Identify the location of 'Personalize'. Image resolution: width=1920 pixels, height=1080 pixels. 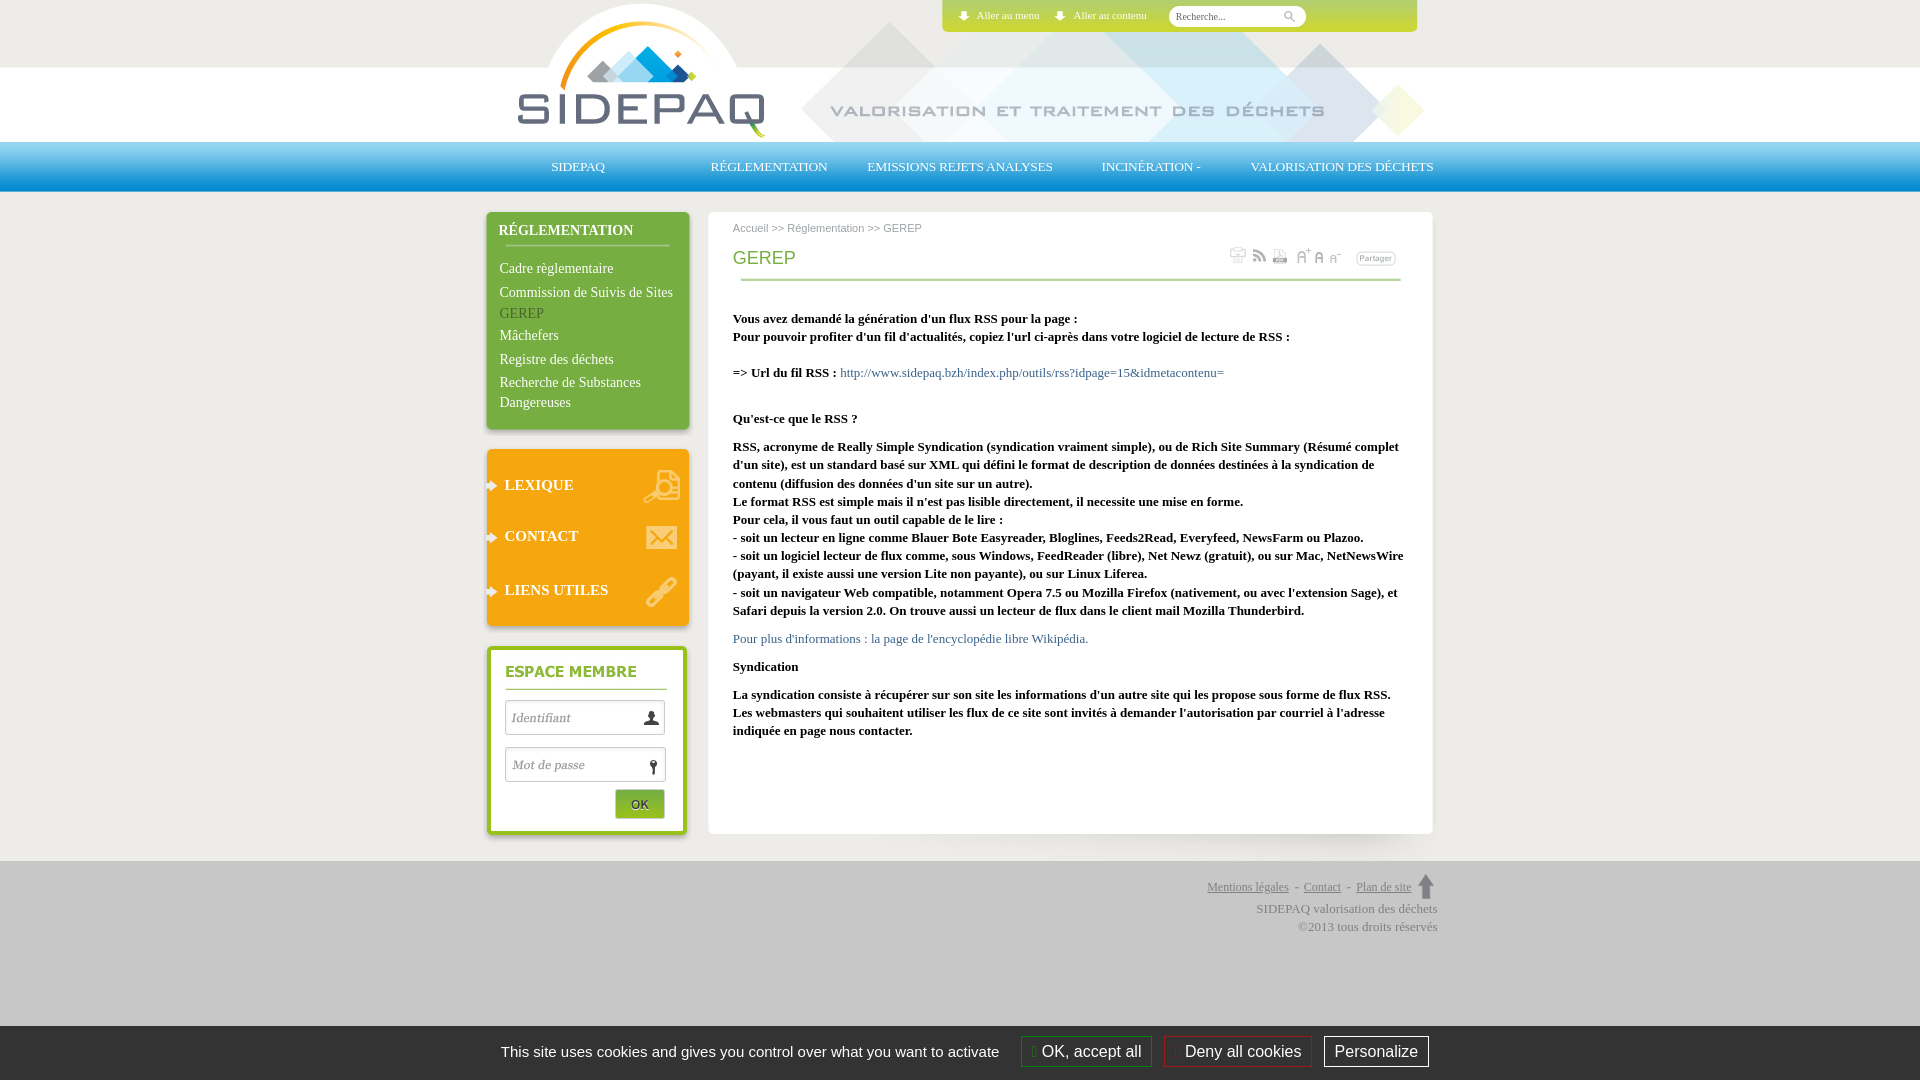
(1376, 1050).